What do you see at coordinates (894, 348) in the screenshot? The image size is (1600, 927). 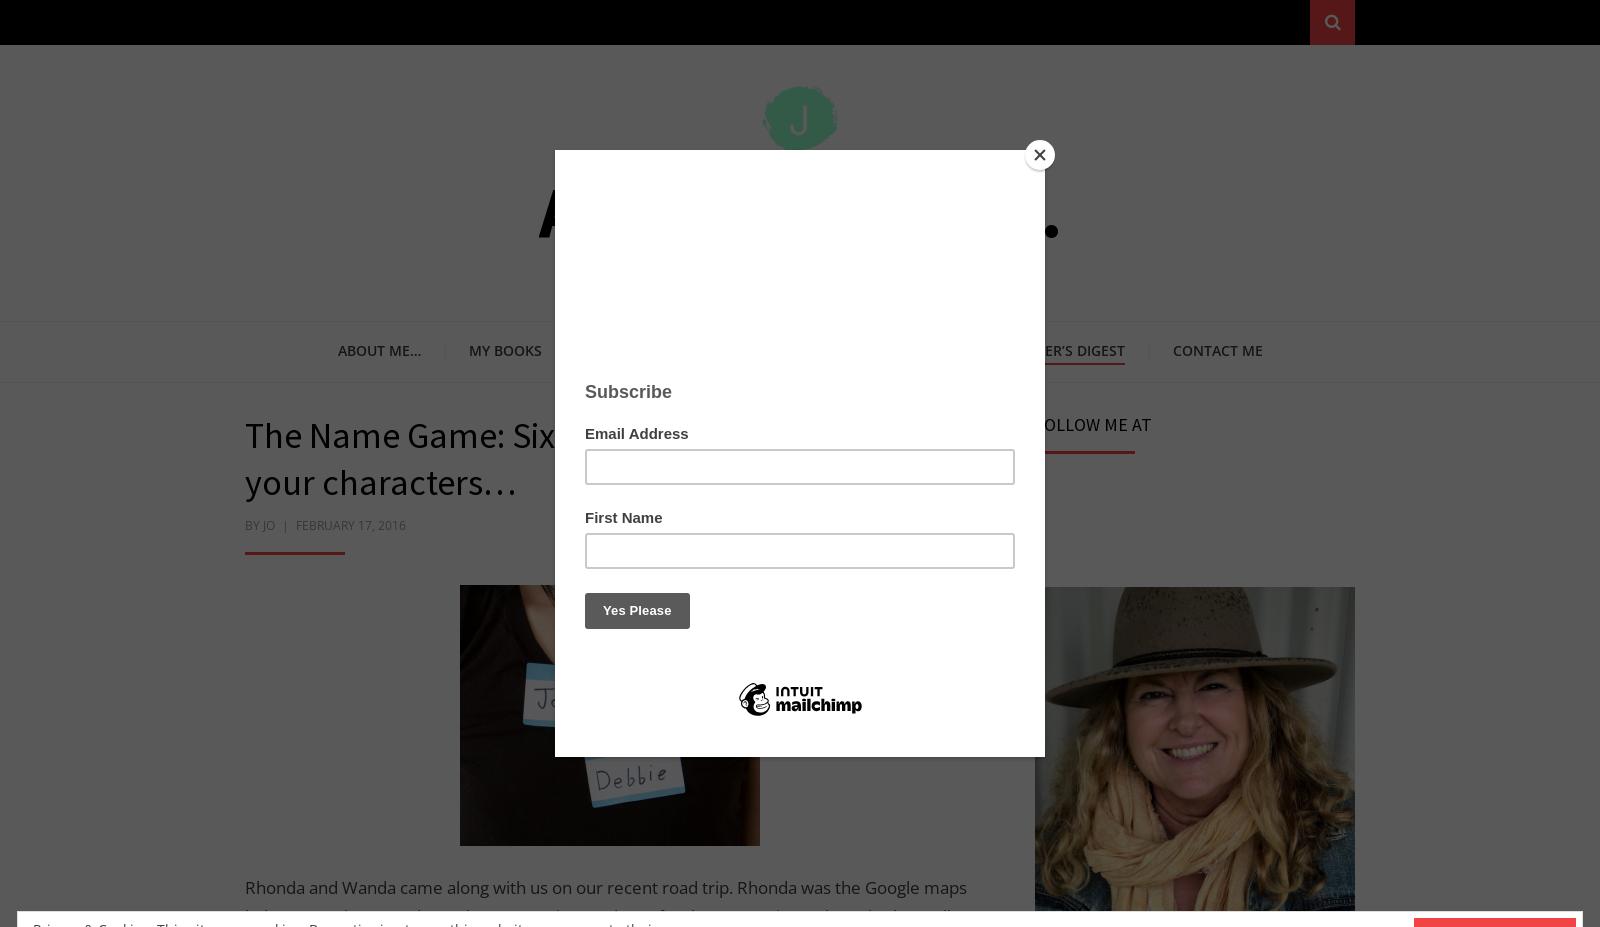 I see `'On My Bookshelf'` at bounding box center [894, 348].